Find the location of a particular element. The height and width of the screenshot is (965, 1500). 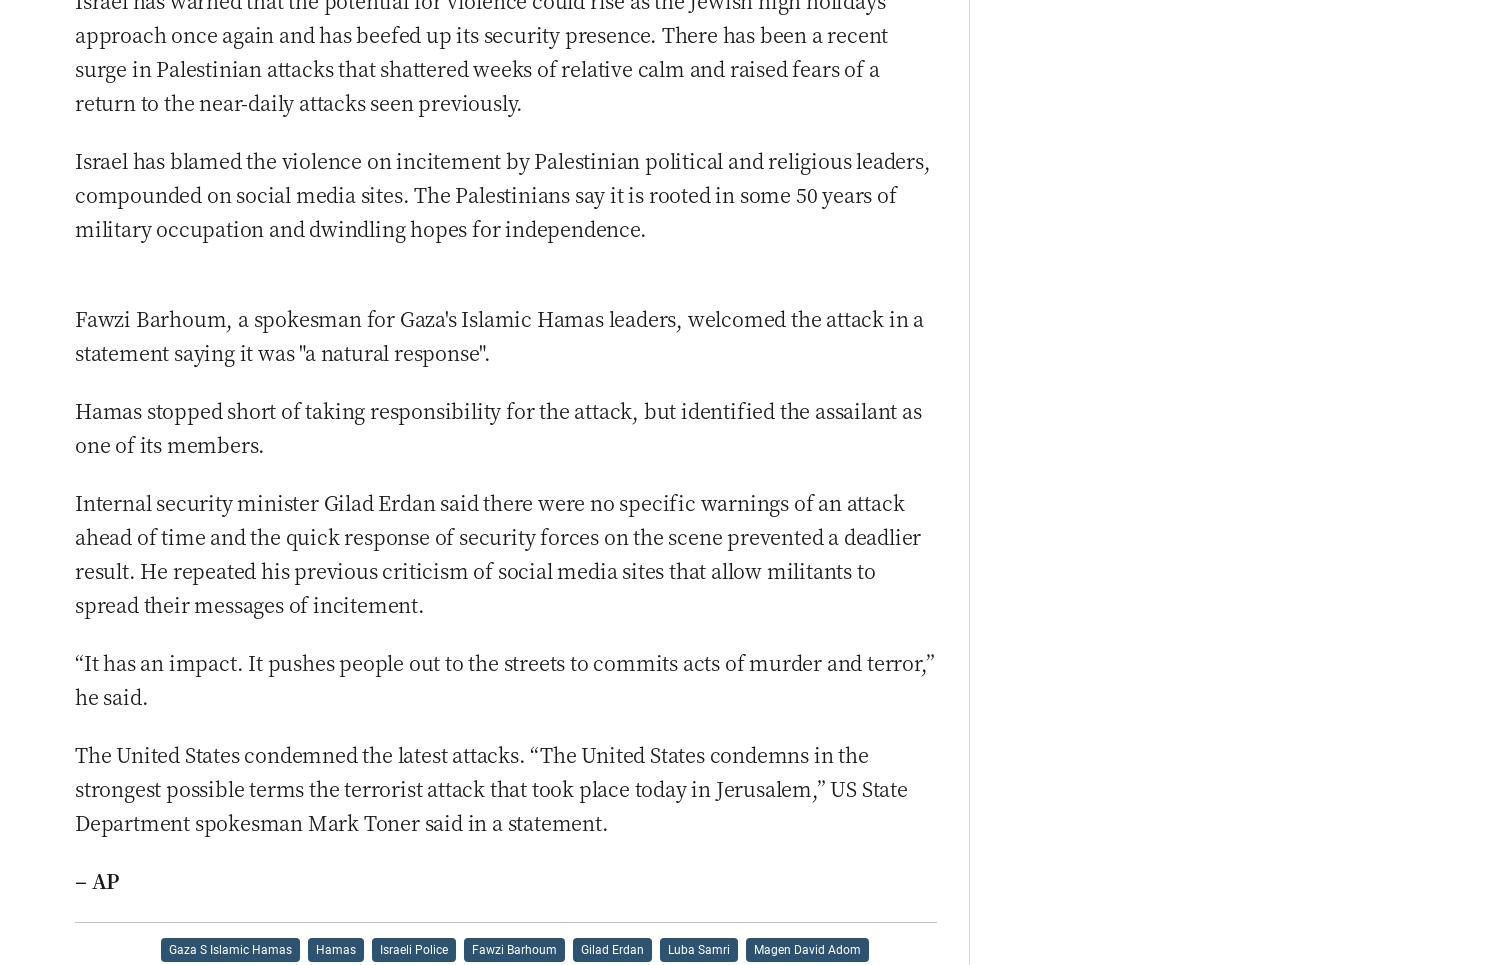

'Gilad Erdan' is located at coordinates (610, 948).